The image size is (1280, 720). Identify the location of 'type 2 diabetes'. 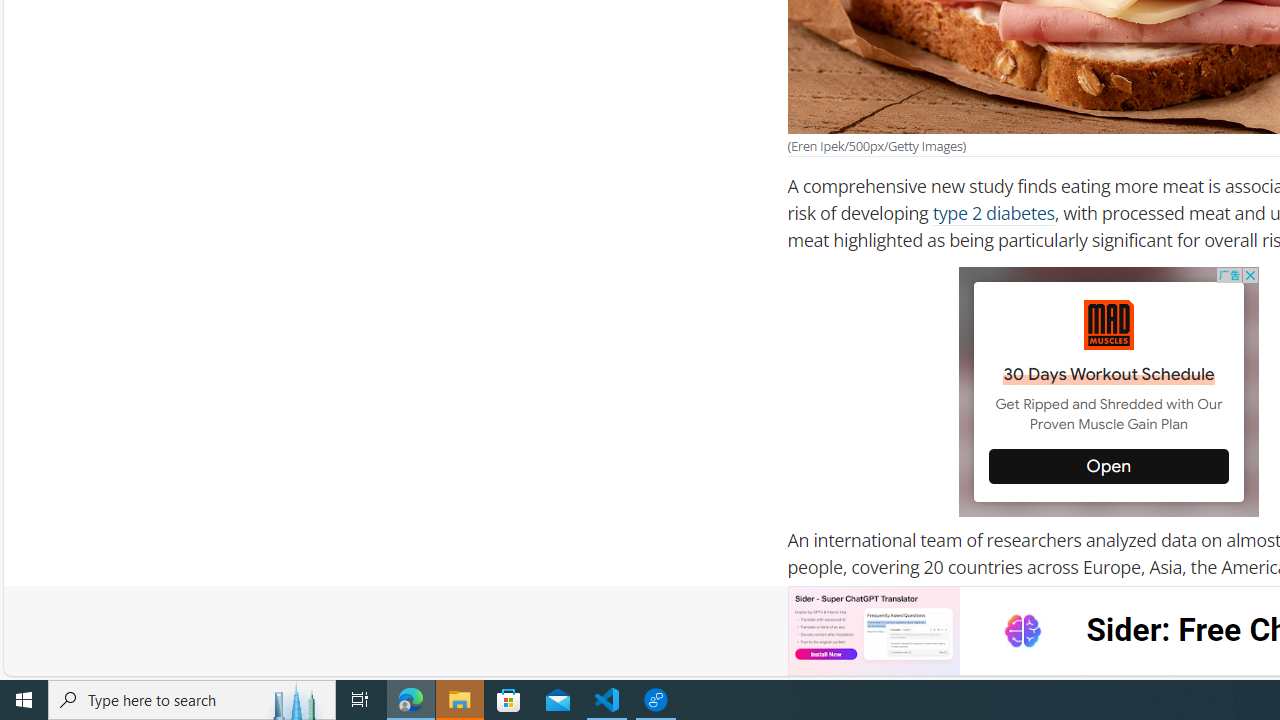
(993, 213).